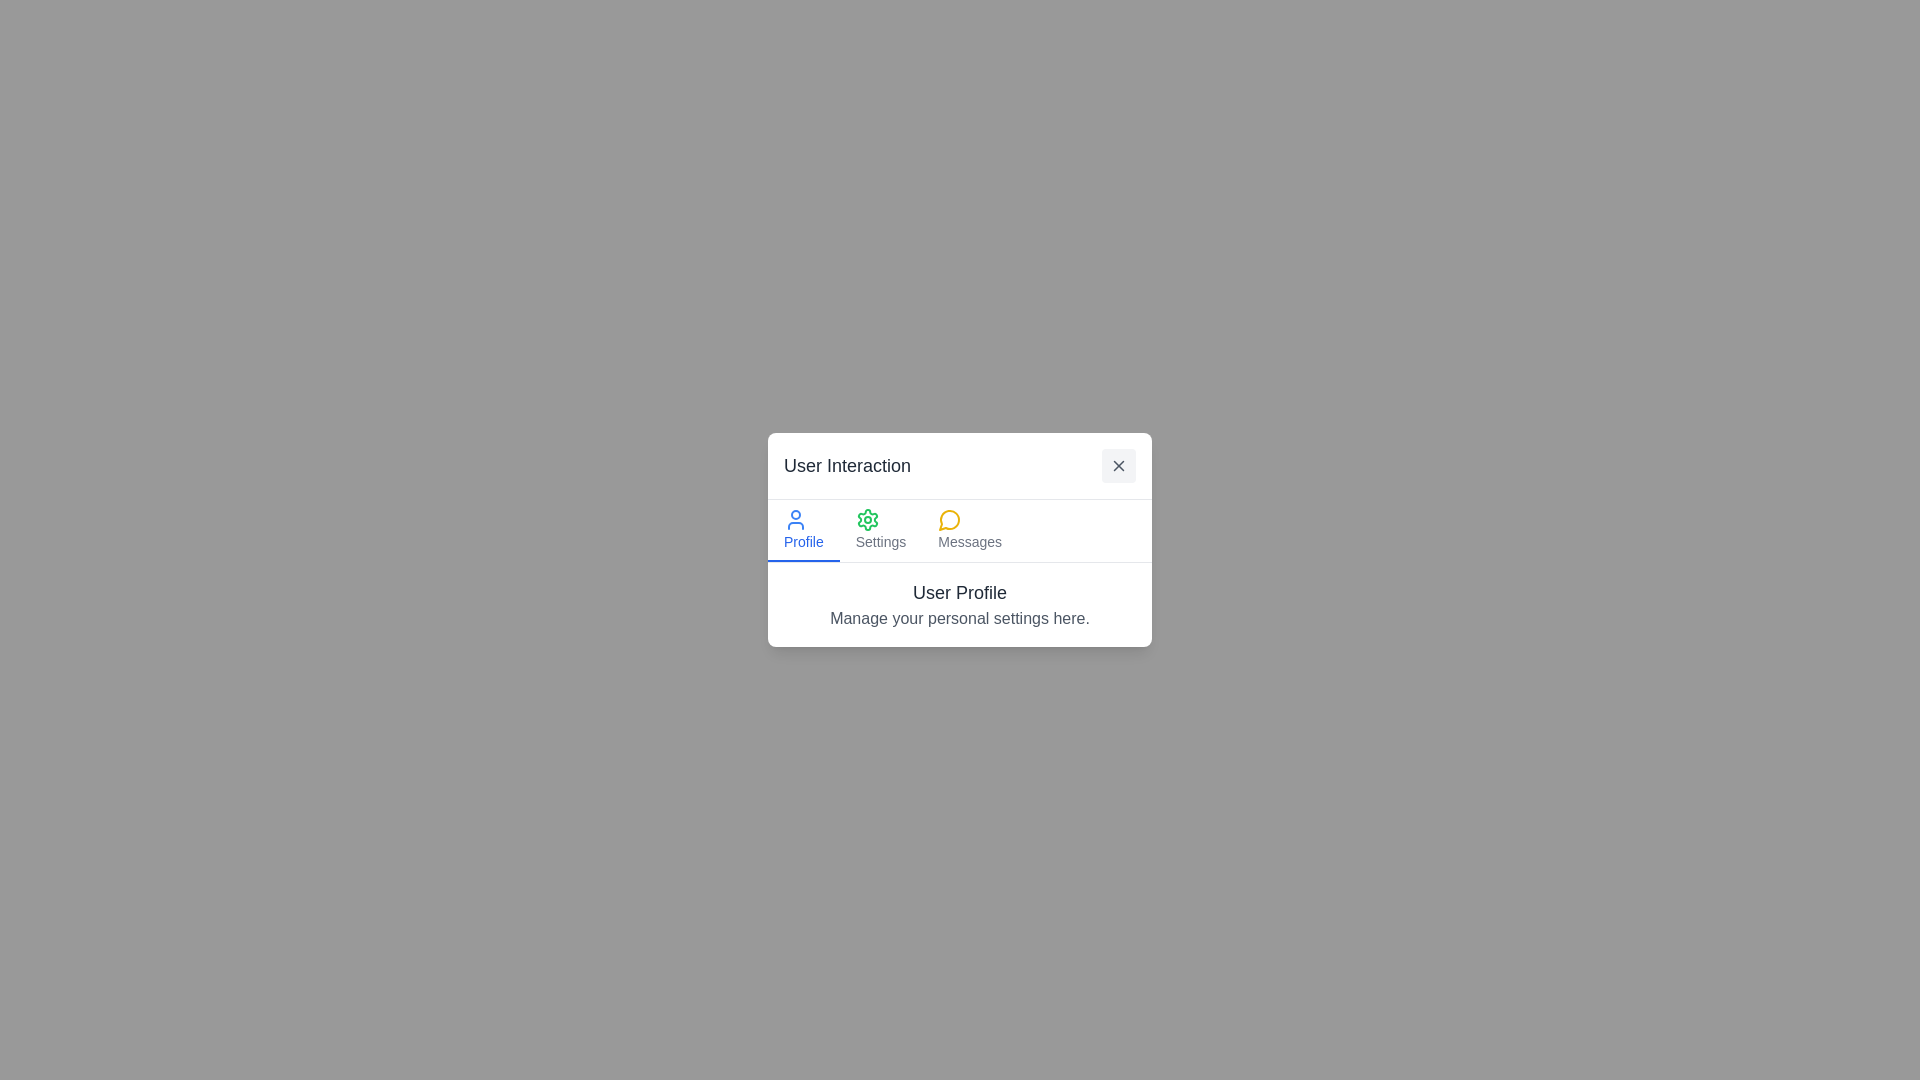  What do you see at coordinates (949, 519) in the screenshot?
I see `the central icon button that signifies the 'Messages' section of the user interface, positioned between the 'Settings' icon on the left and the 'Messages' icon below` at bounding box center [949, 519].